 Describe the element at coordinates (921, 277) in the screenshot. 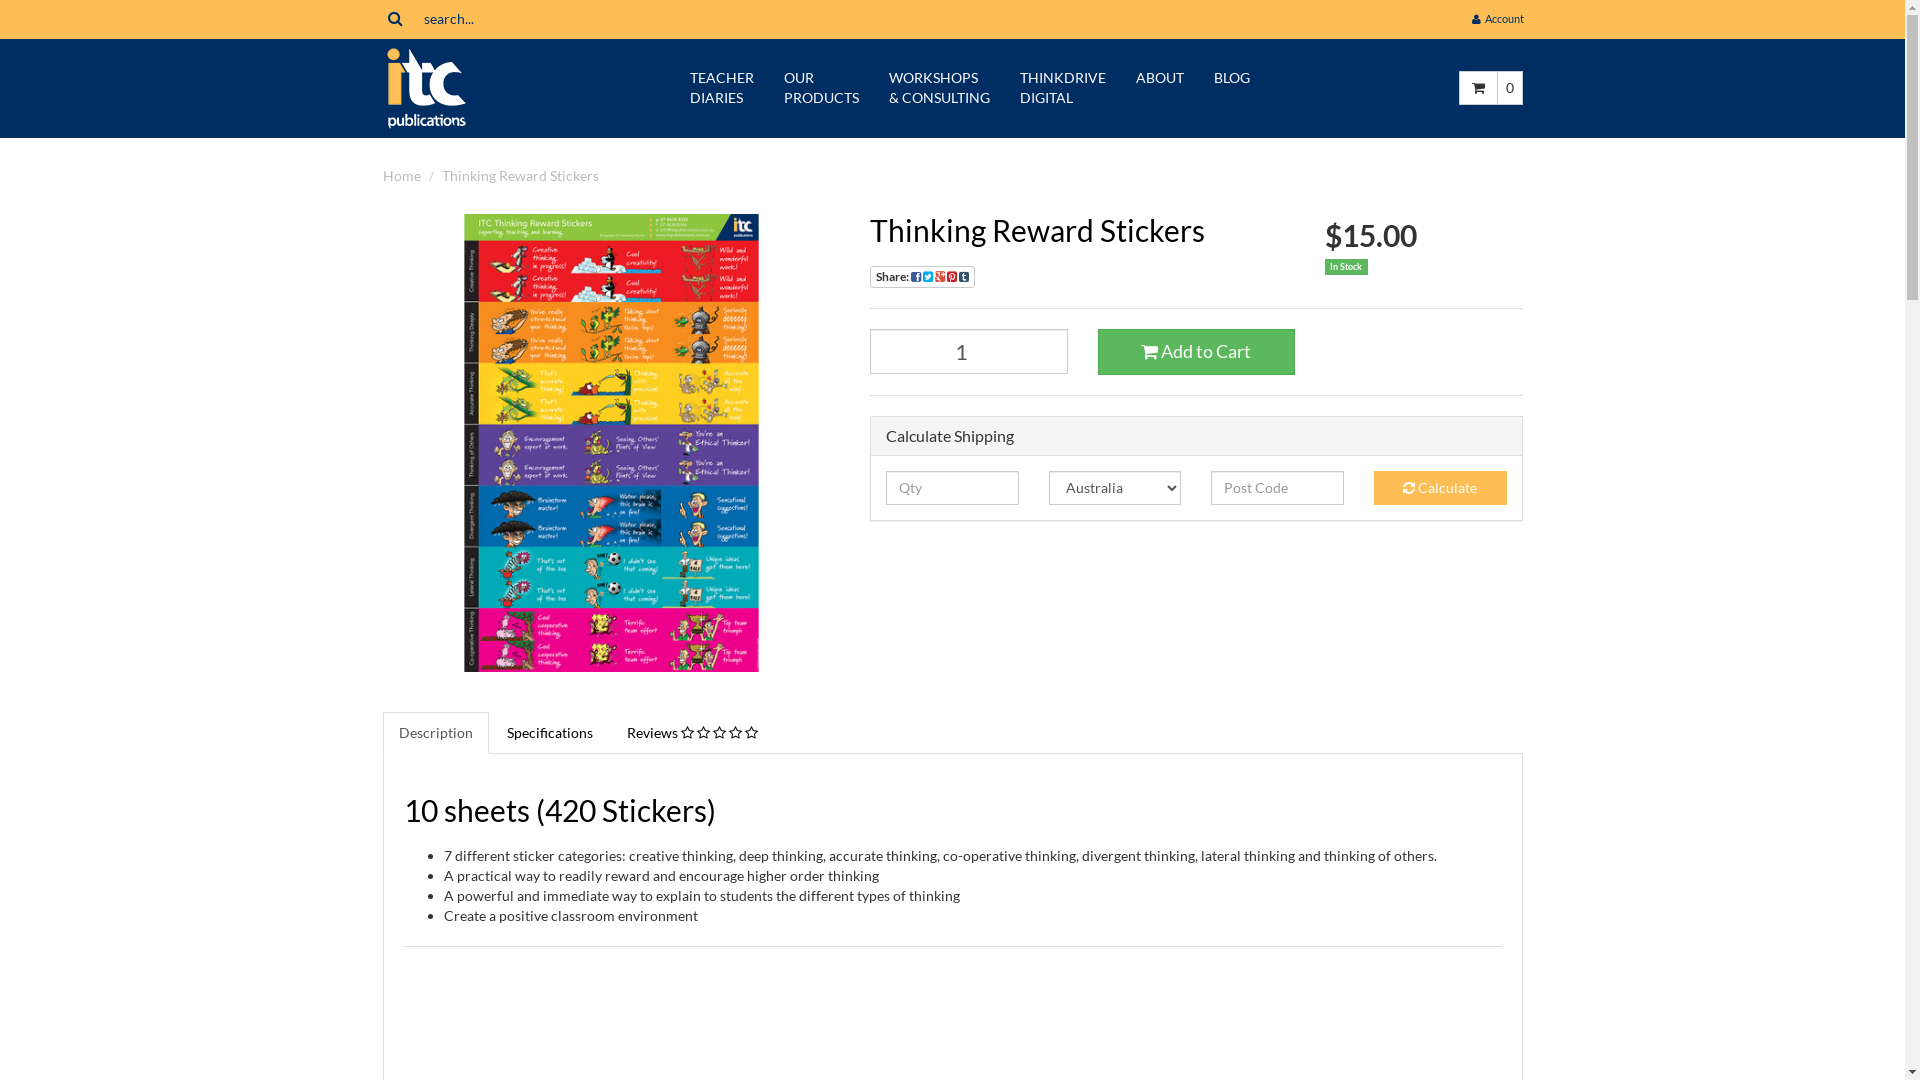

I see `'Share:'` at that location.